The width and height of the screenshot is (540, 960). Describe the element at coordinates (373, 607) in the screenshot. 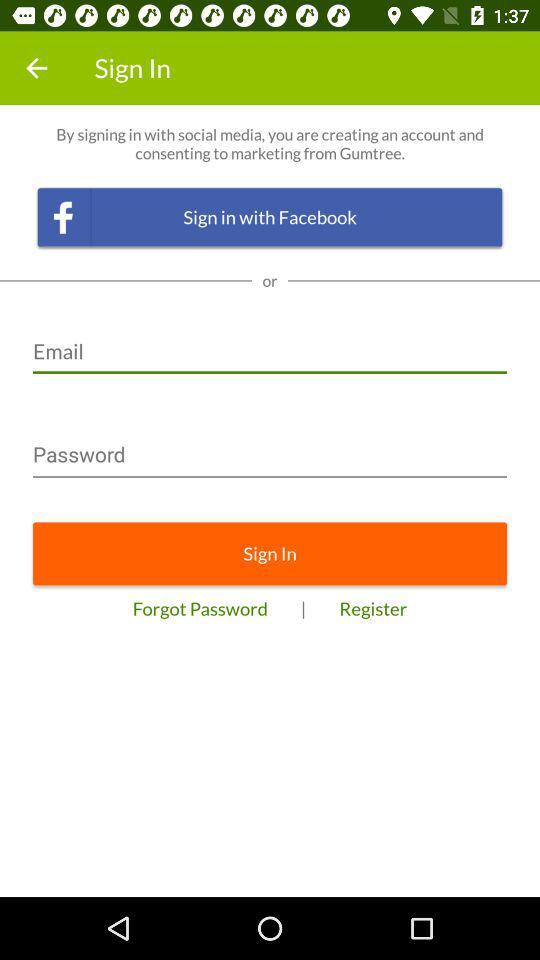

I see `item to the right of the |` at that location.